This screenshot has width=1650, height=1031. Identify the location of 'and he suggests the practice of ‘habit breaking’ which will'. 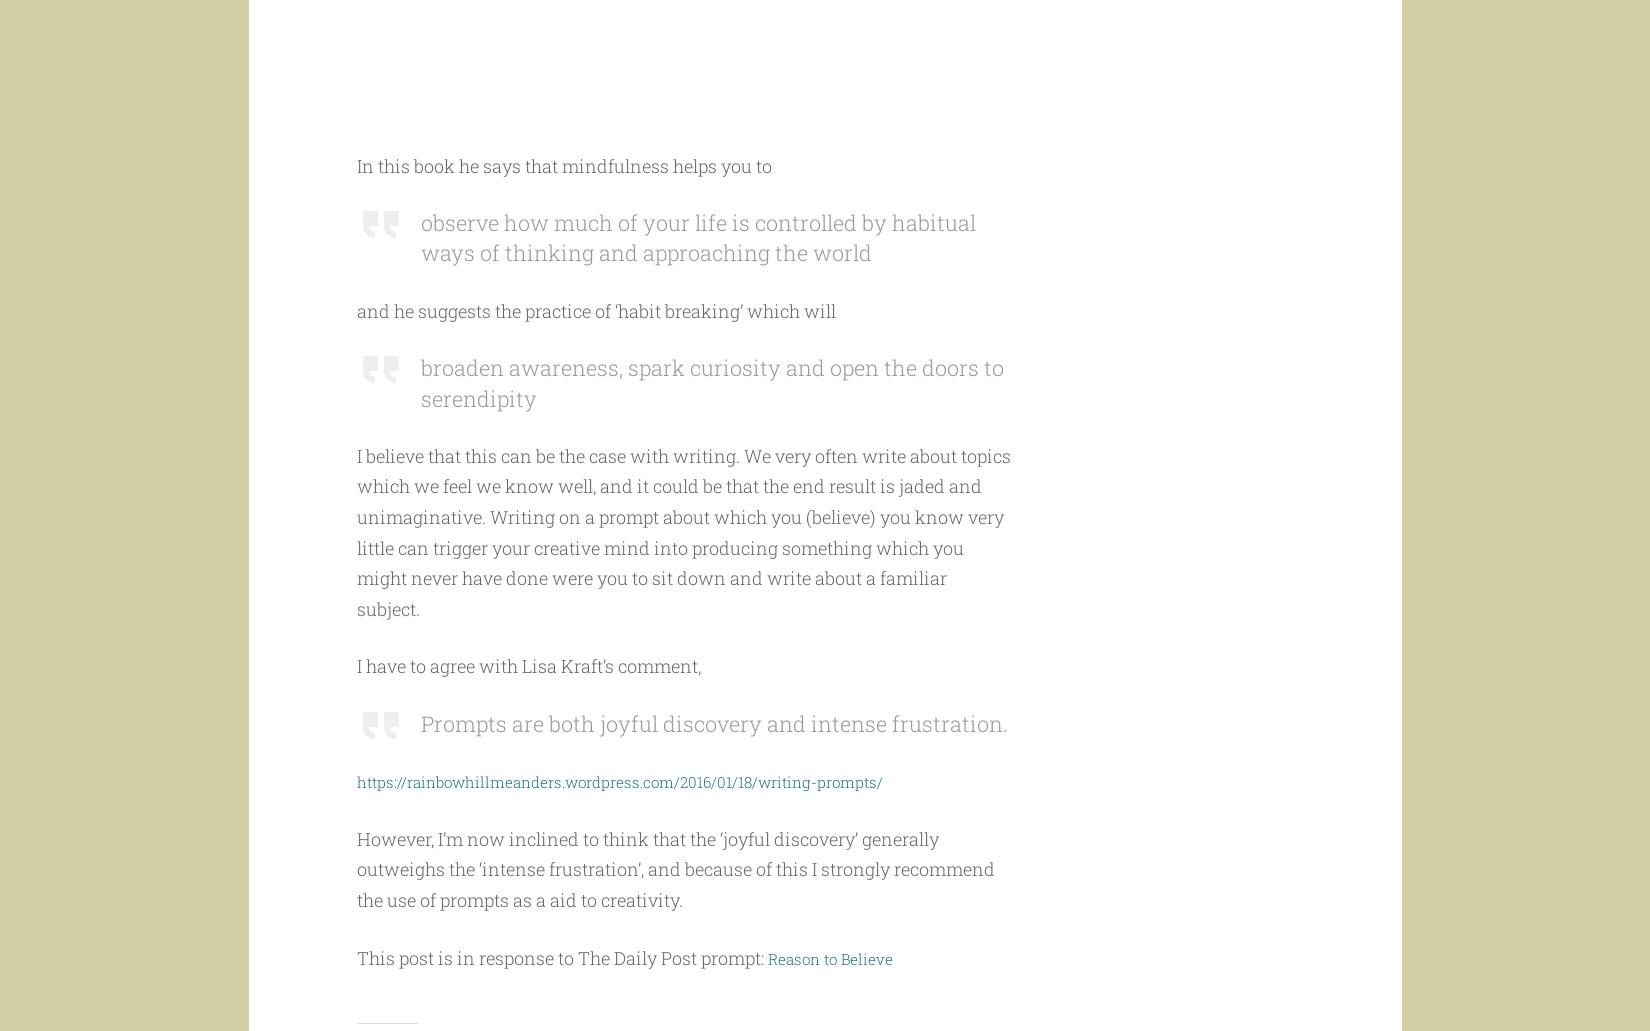
(594, 347).